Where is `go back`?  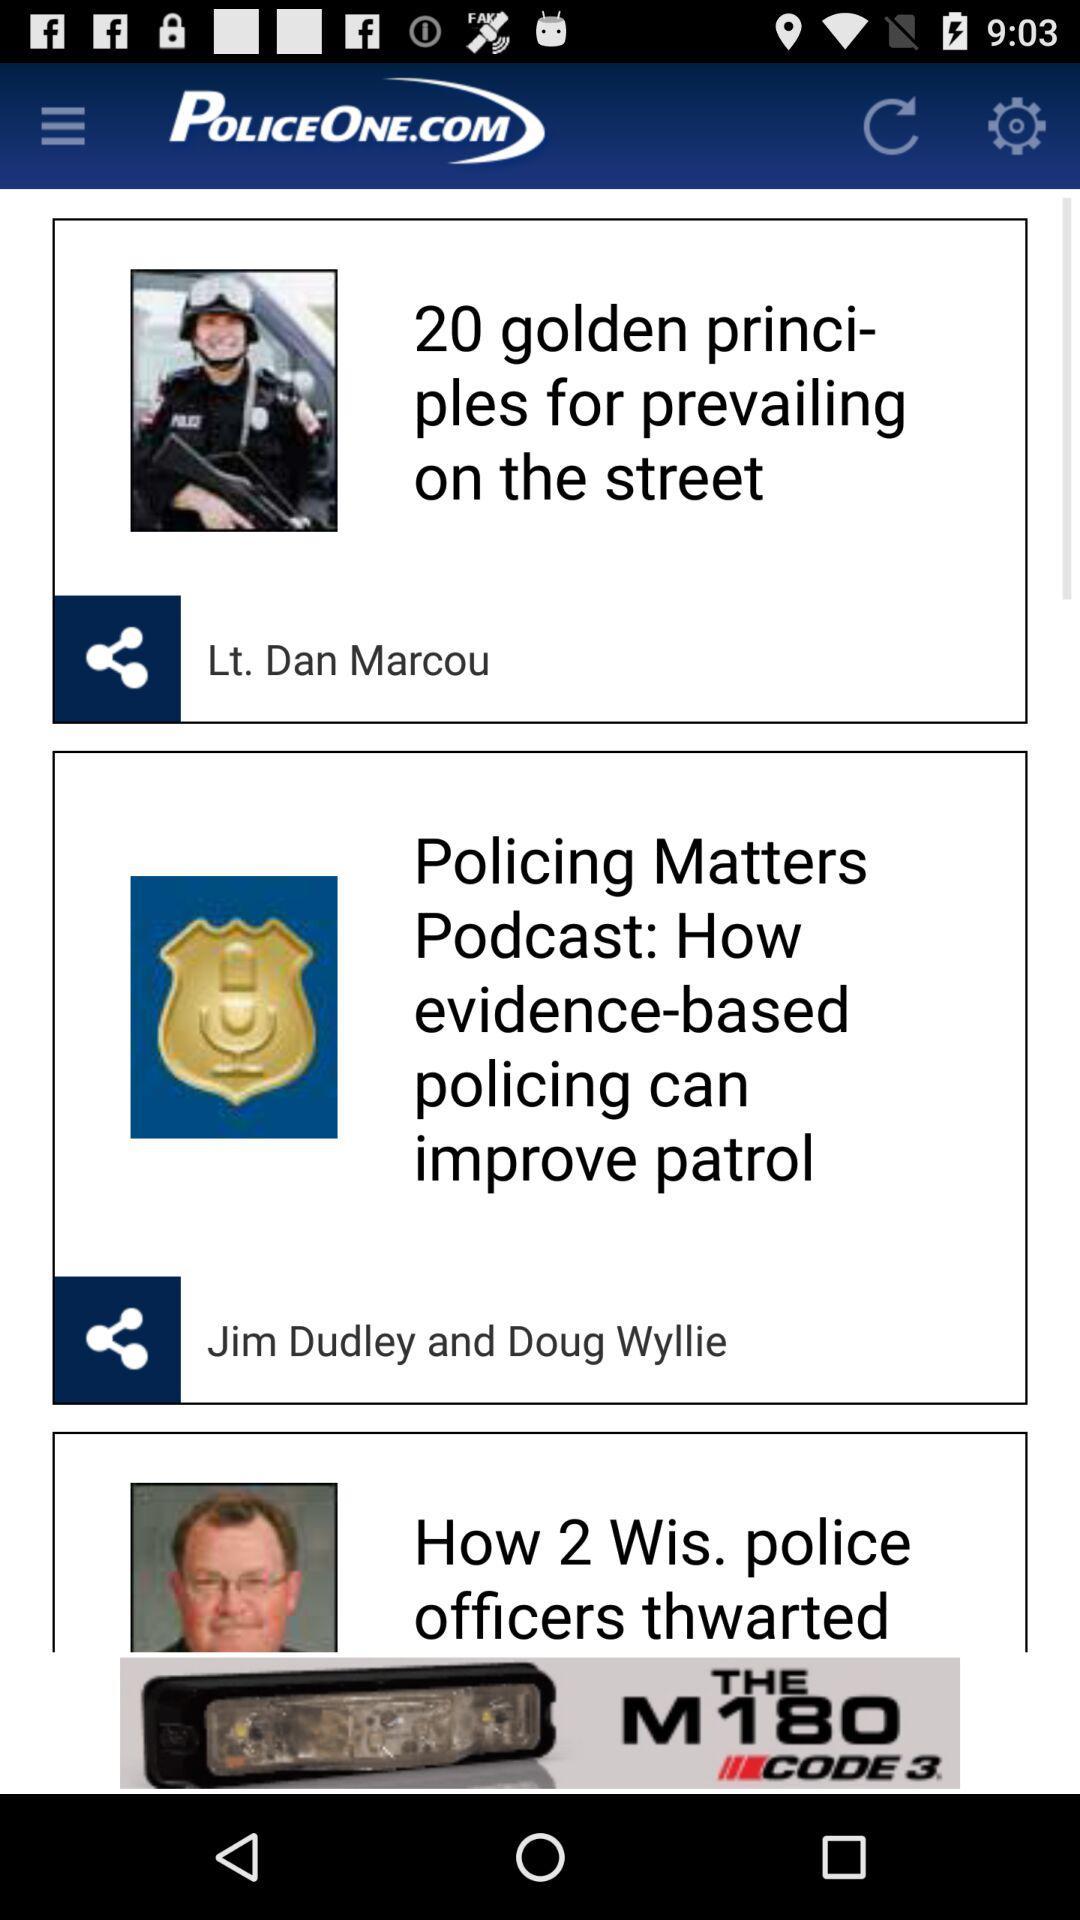
go back is located at coordinates (890, 124).